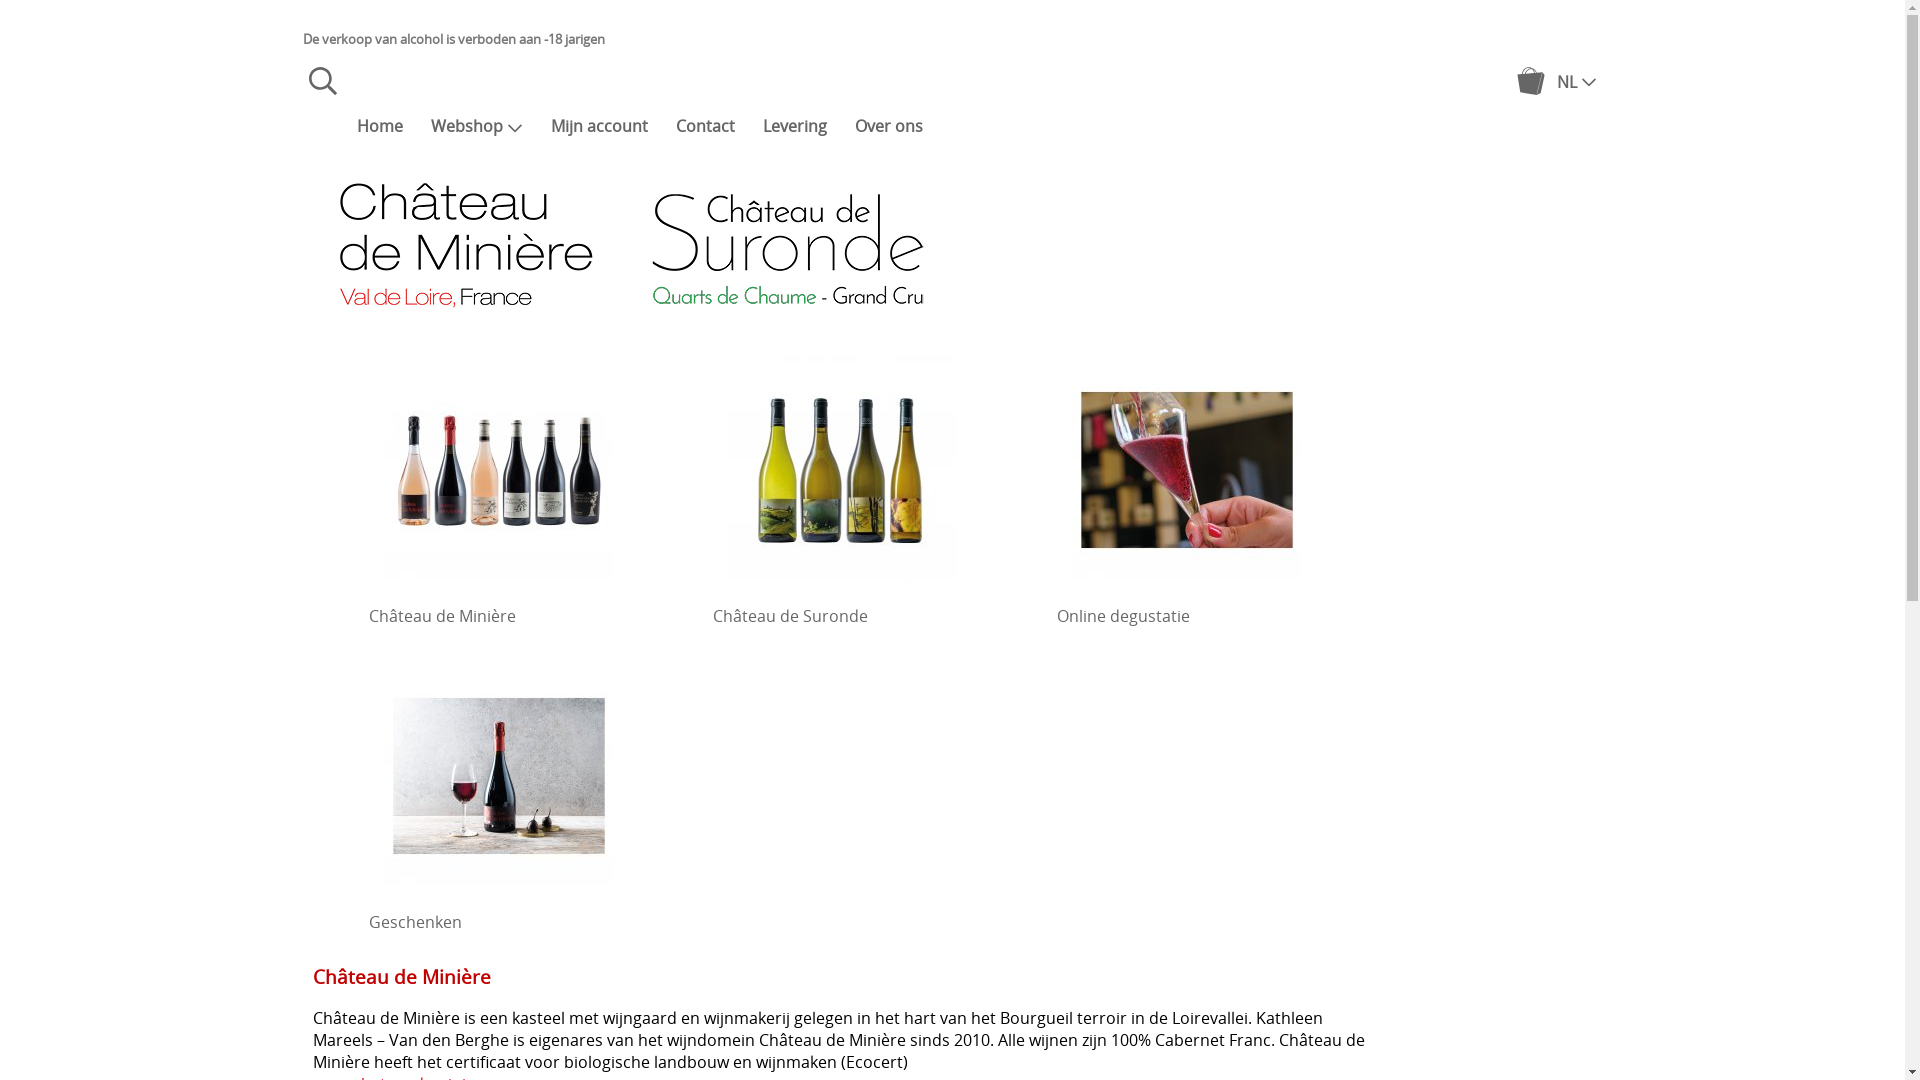 This screenshot has width=1920, height=1080. Describe the element at coordinates (498, 790) in the screenshot. I see `'Geschenken'` at that location.